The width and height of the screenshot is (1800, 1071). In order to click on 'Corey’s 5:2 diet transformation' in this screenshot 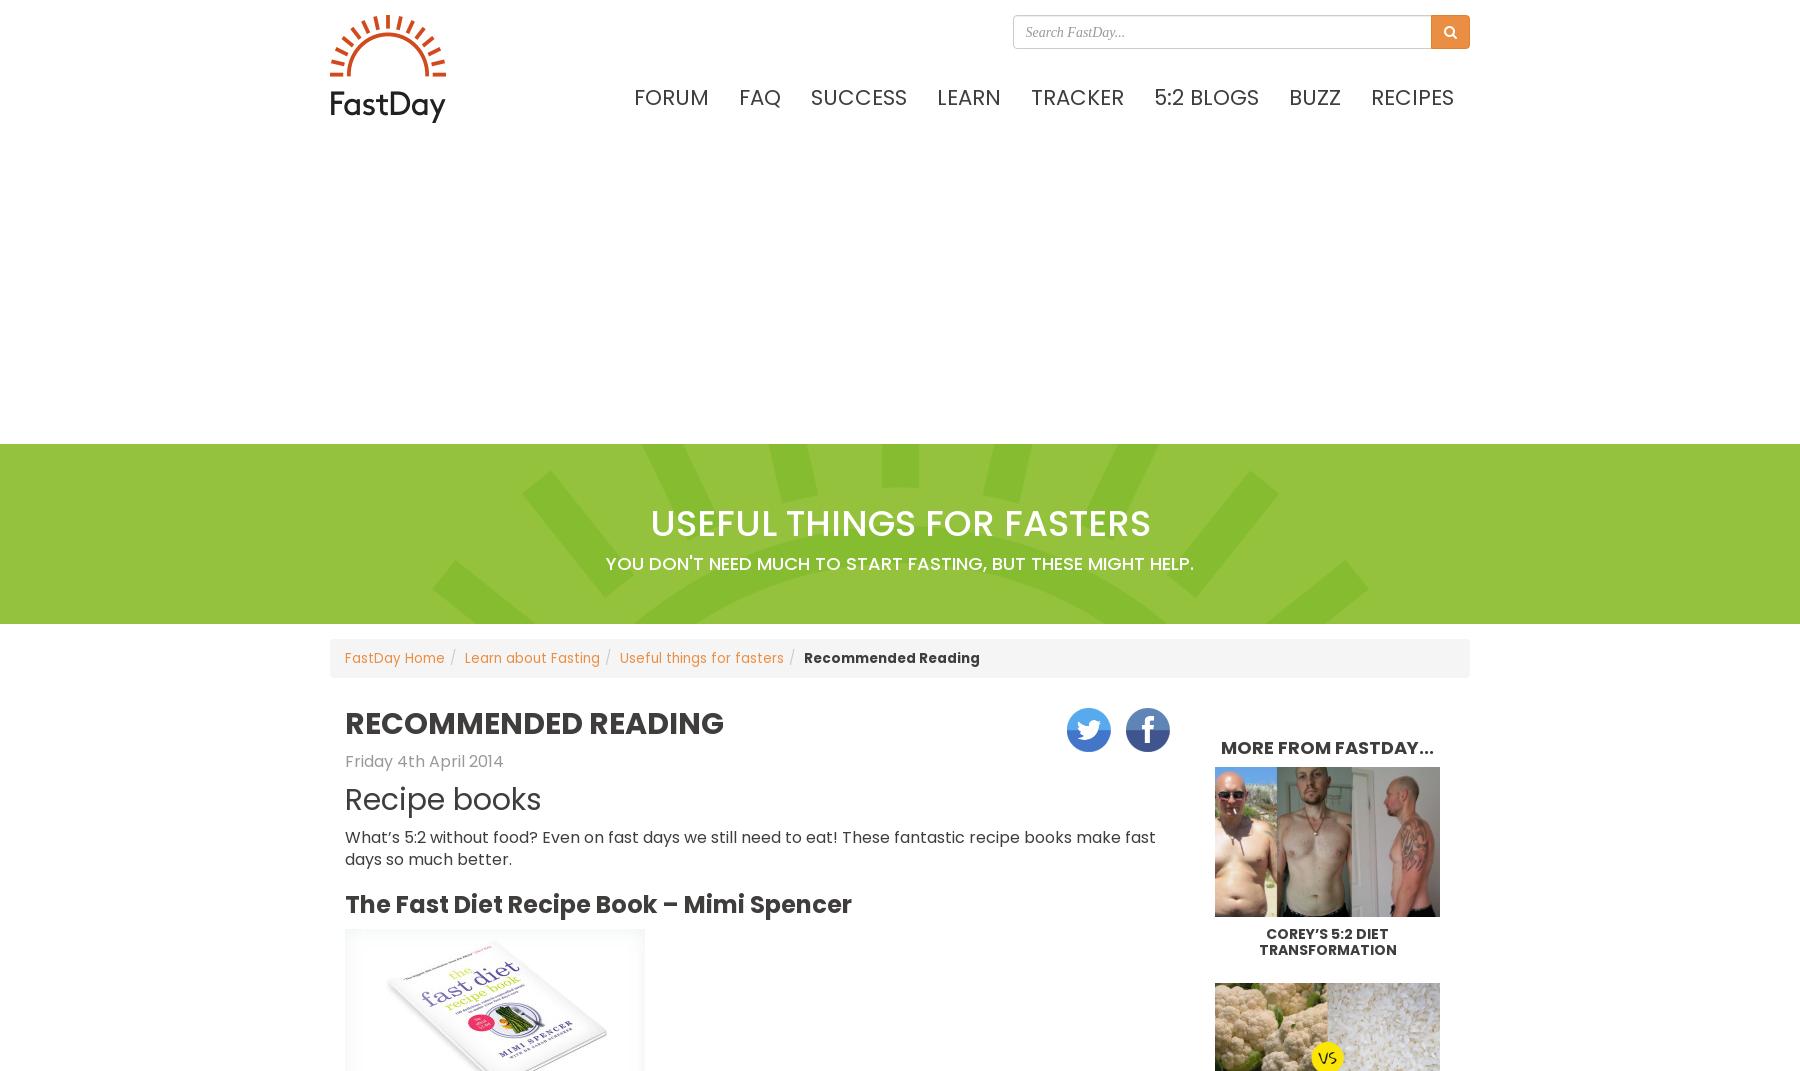, I will do `click(1326, 940)`.